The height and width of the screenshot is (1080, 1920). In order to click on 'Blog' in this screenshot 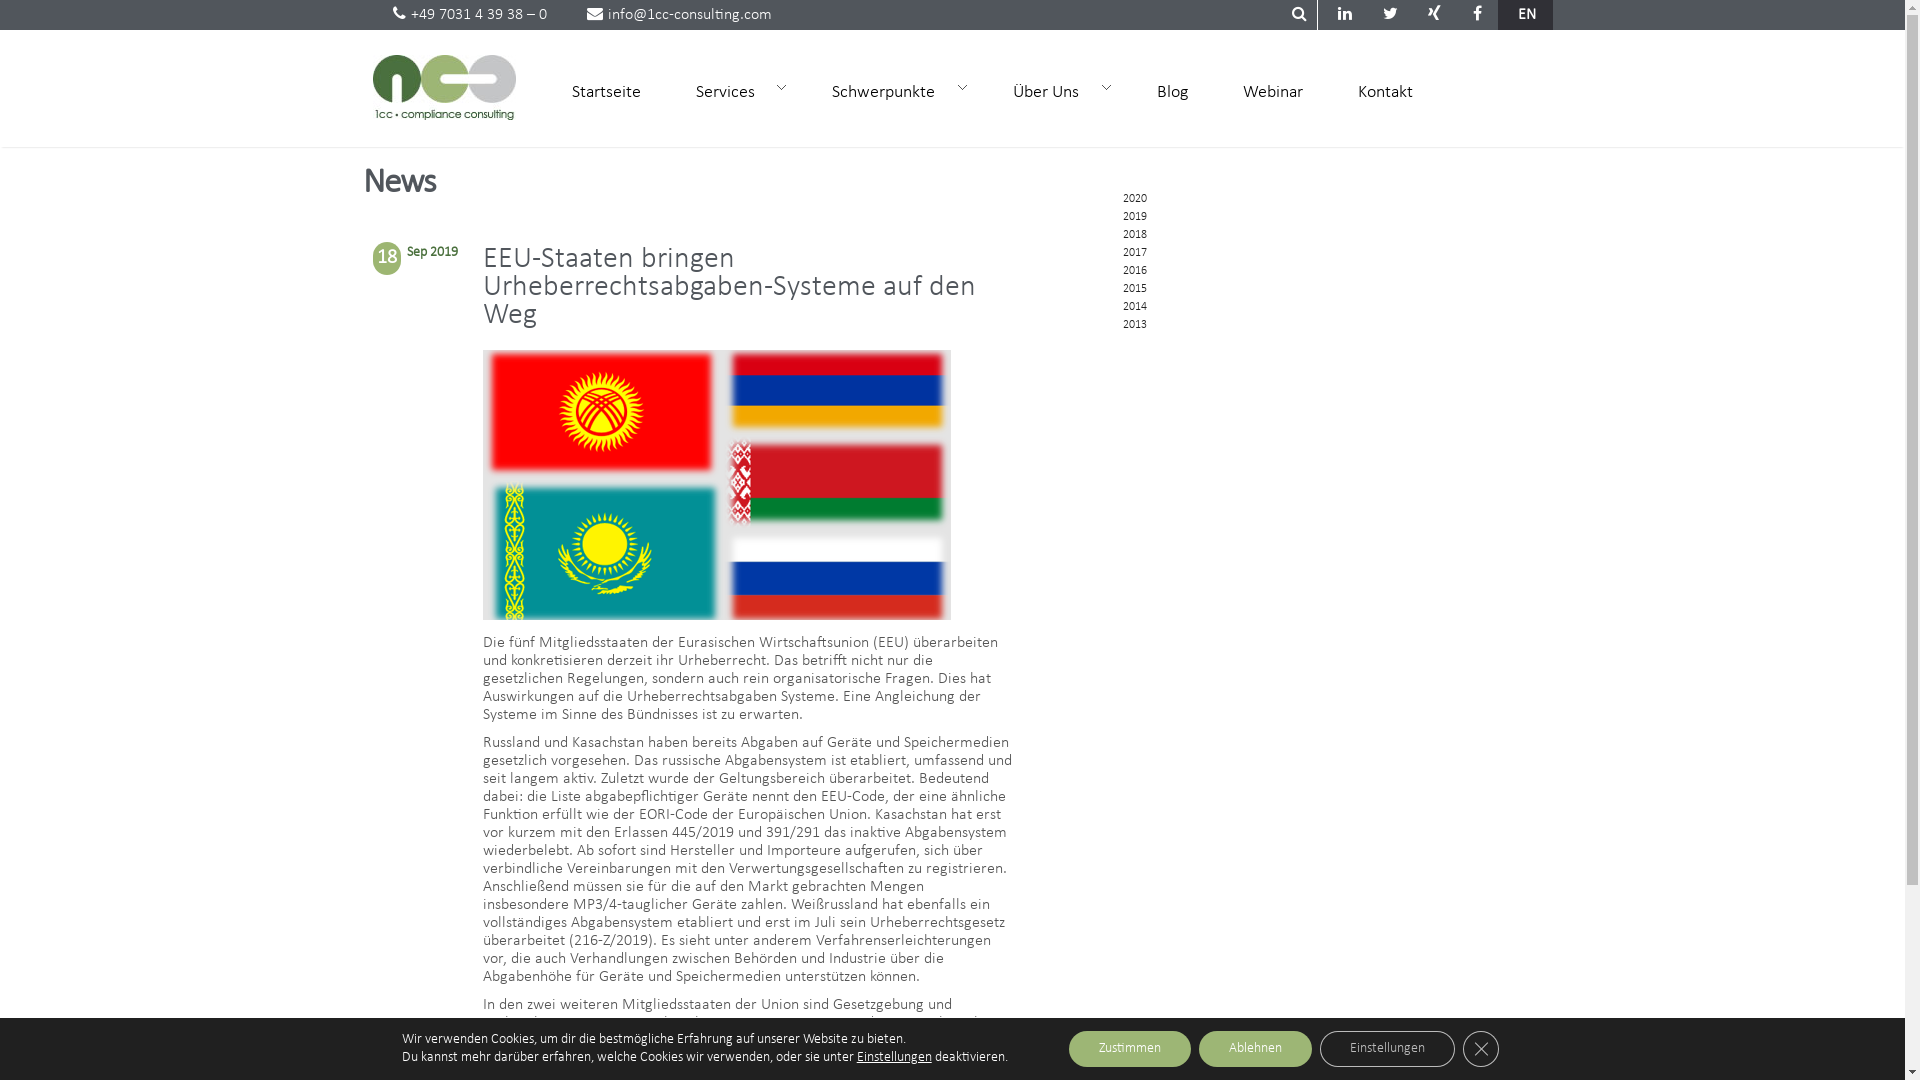, I will do `click(1138, 91)`.